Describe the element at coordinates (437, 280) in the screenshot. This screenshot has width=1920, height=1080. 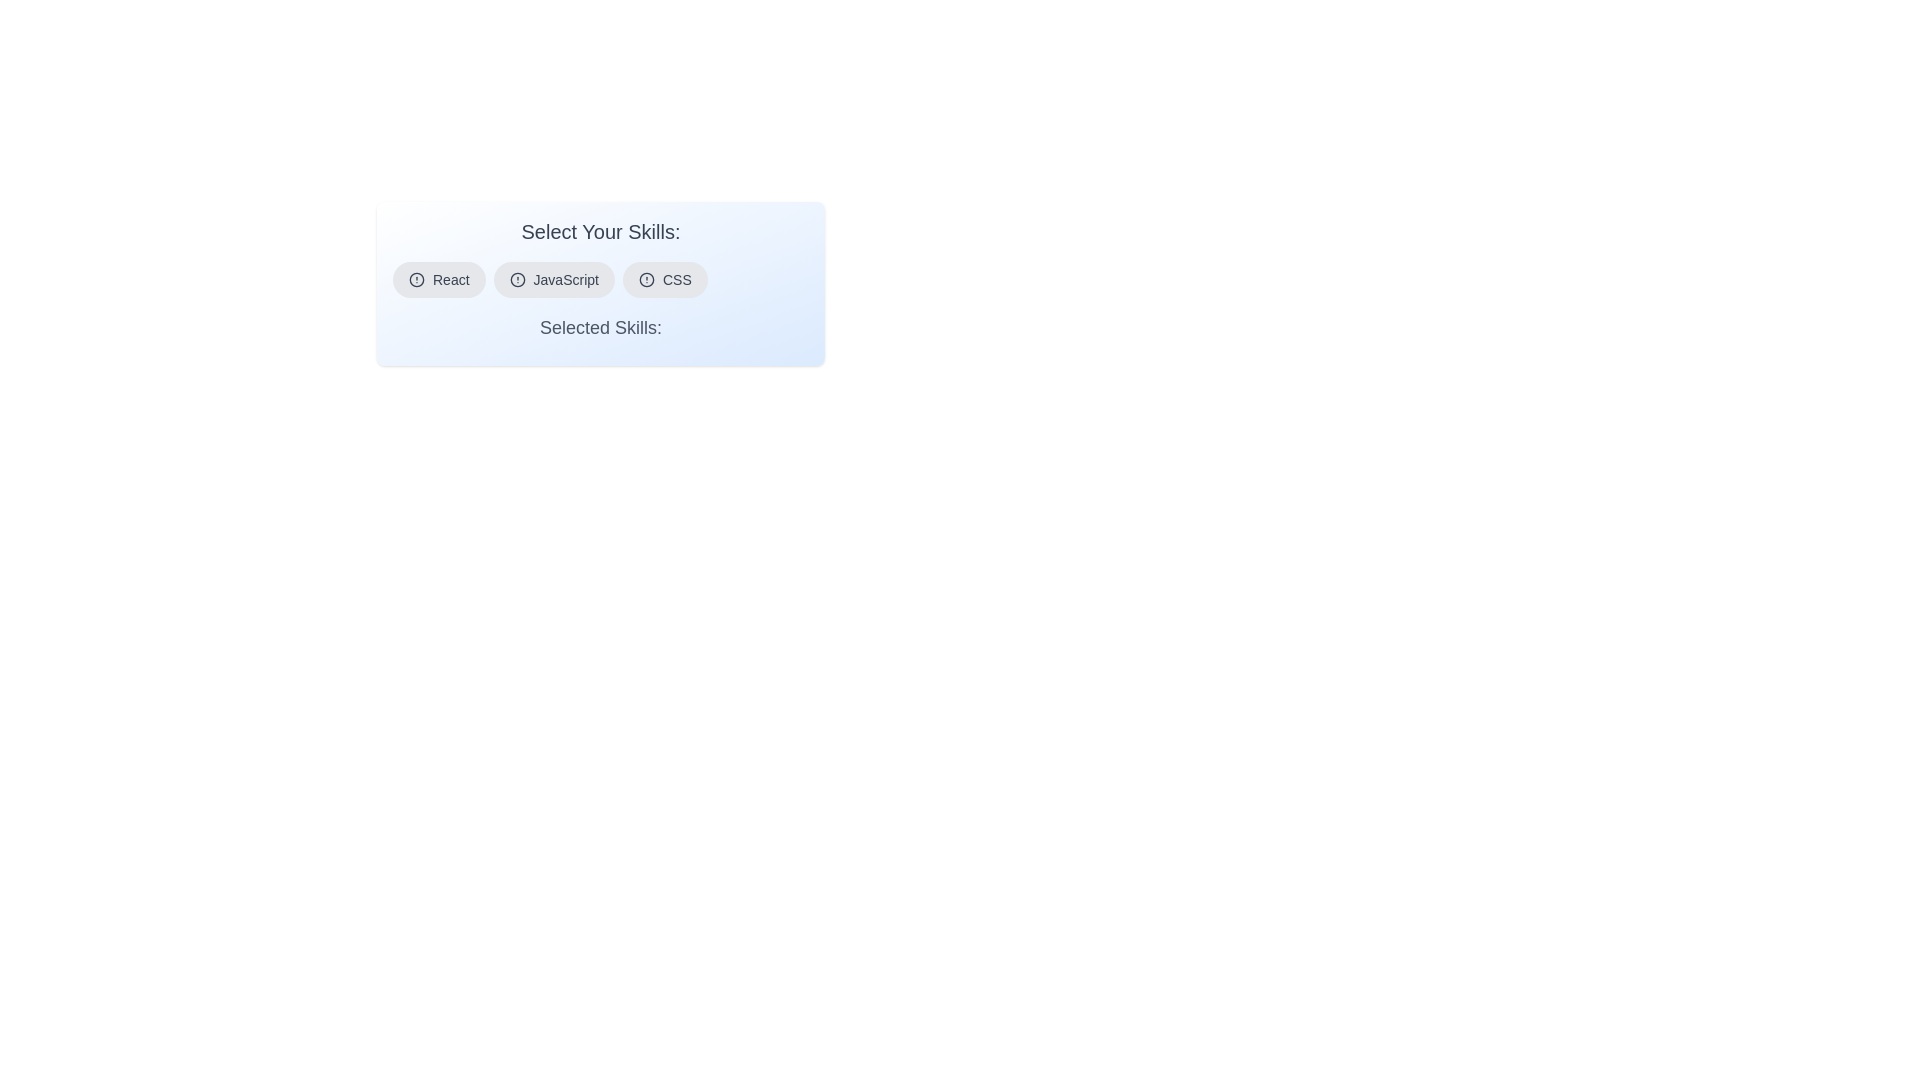
I see `the skill chip labeled React` at that location.